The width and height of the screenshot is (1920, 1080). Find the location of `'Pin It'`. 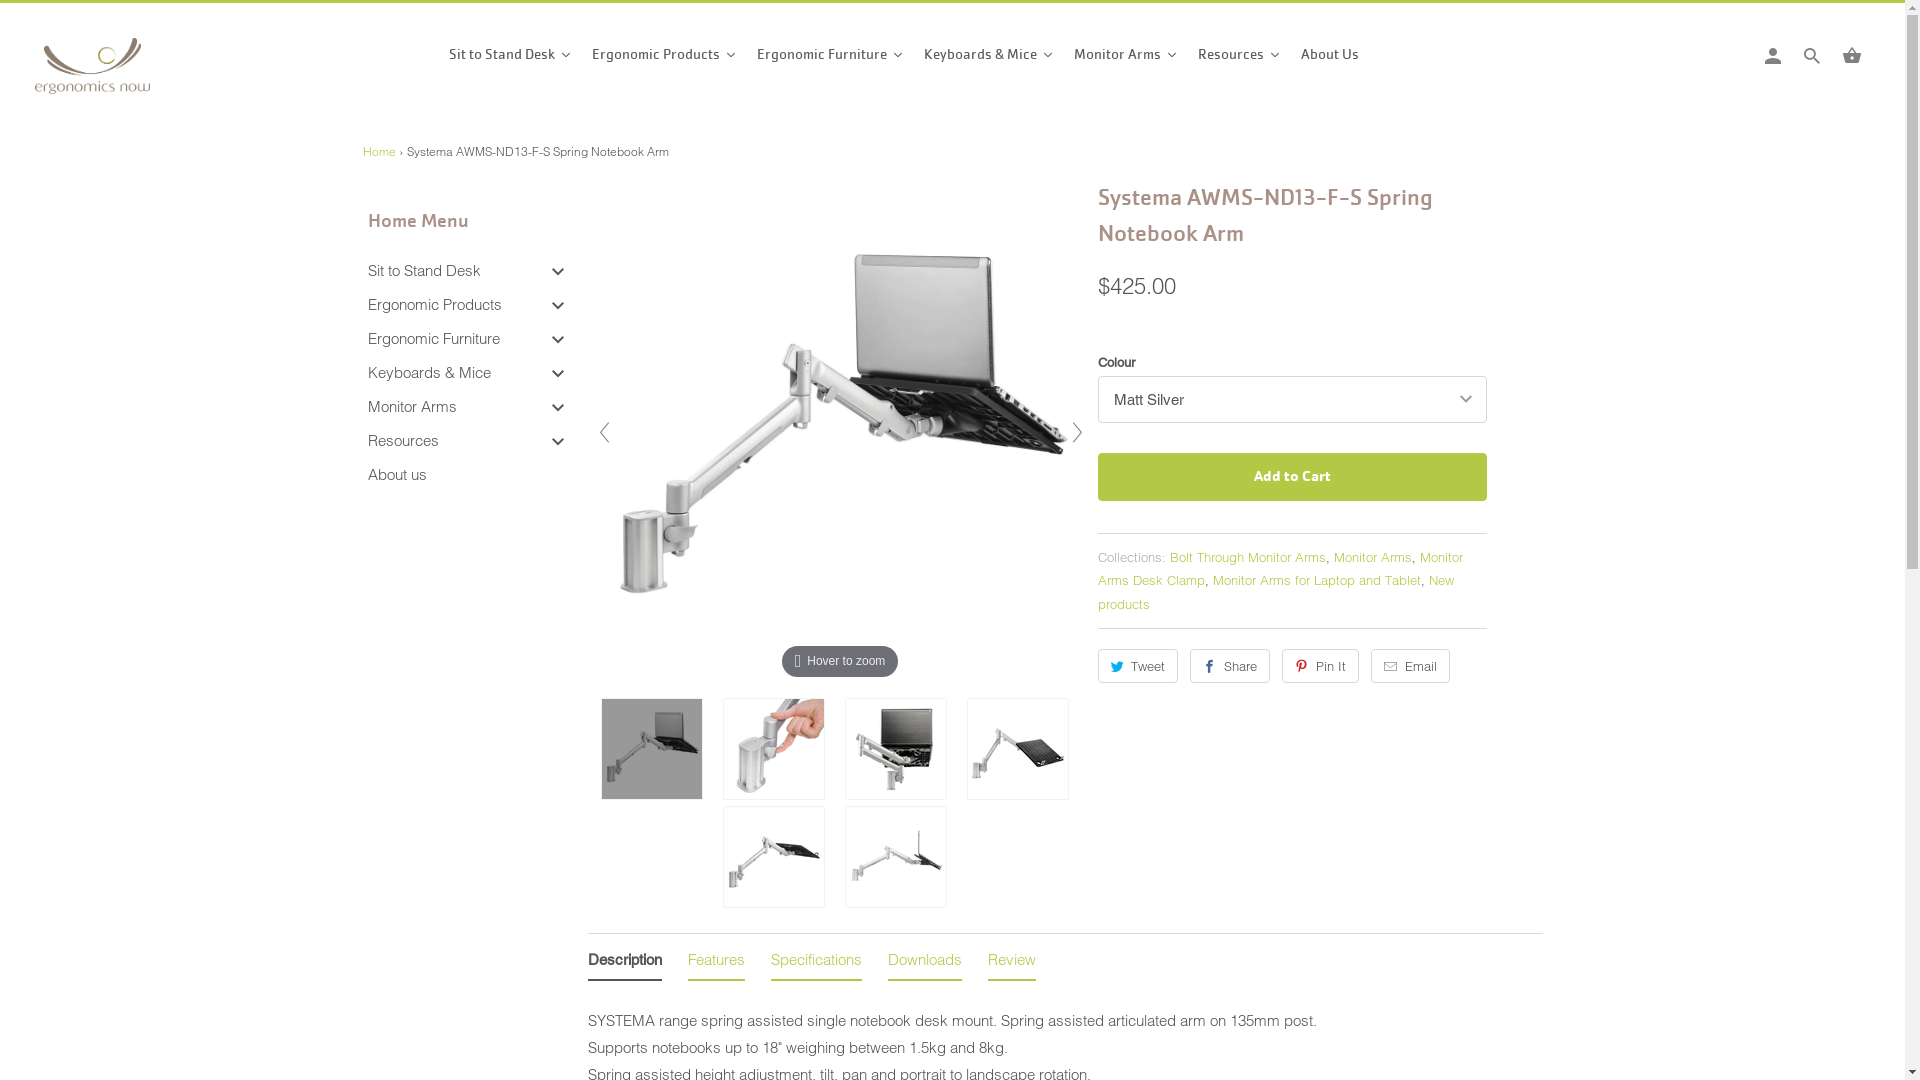

'Pin It' is located at coordinates (1320, 666).